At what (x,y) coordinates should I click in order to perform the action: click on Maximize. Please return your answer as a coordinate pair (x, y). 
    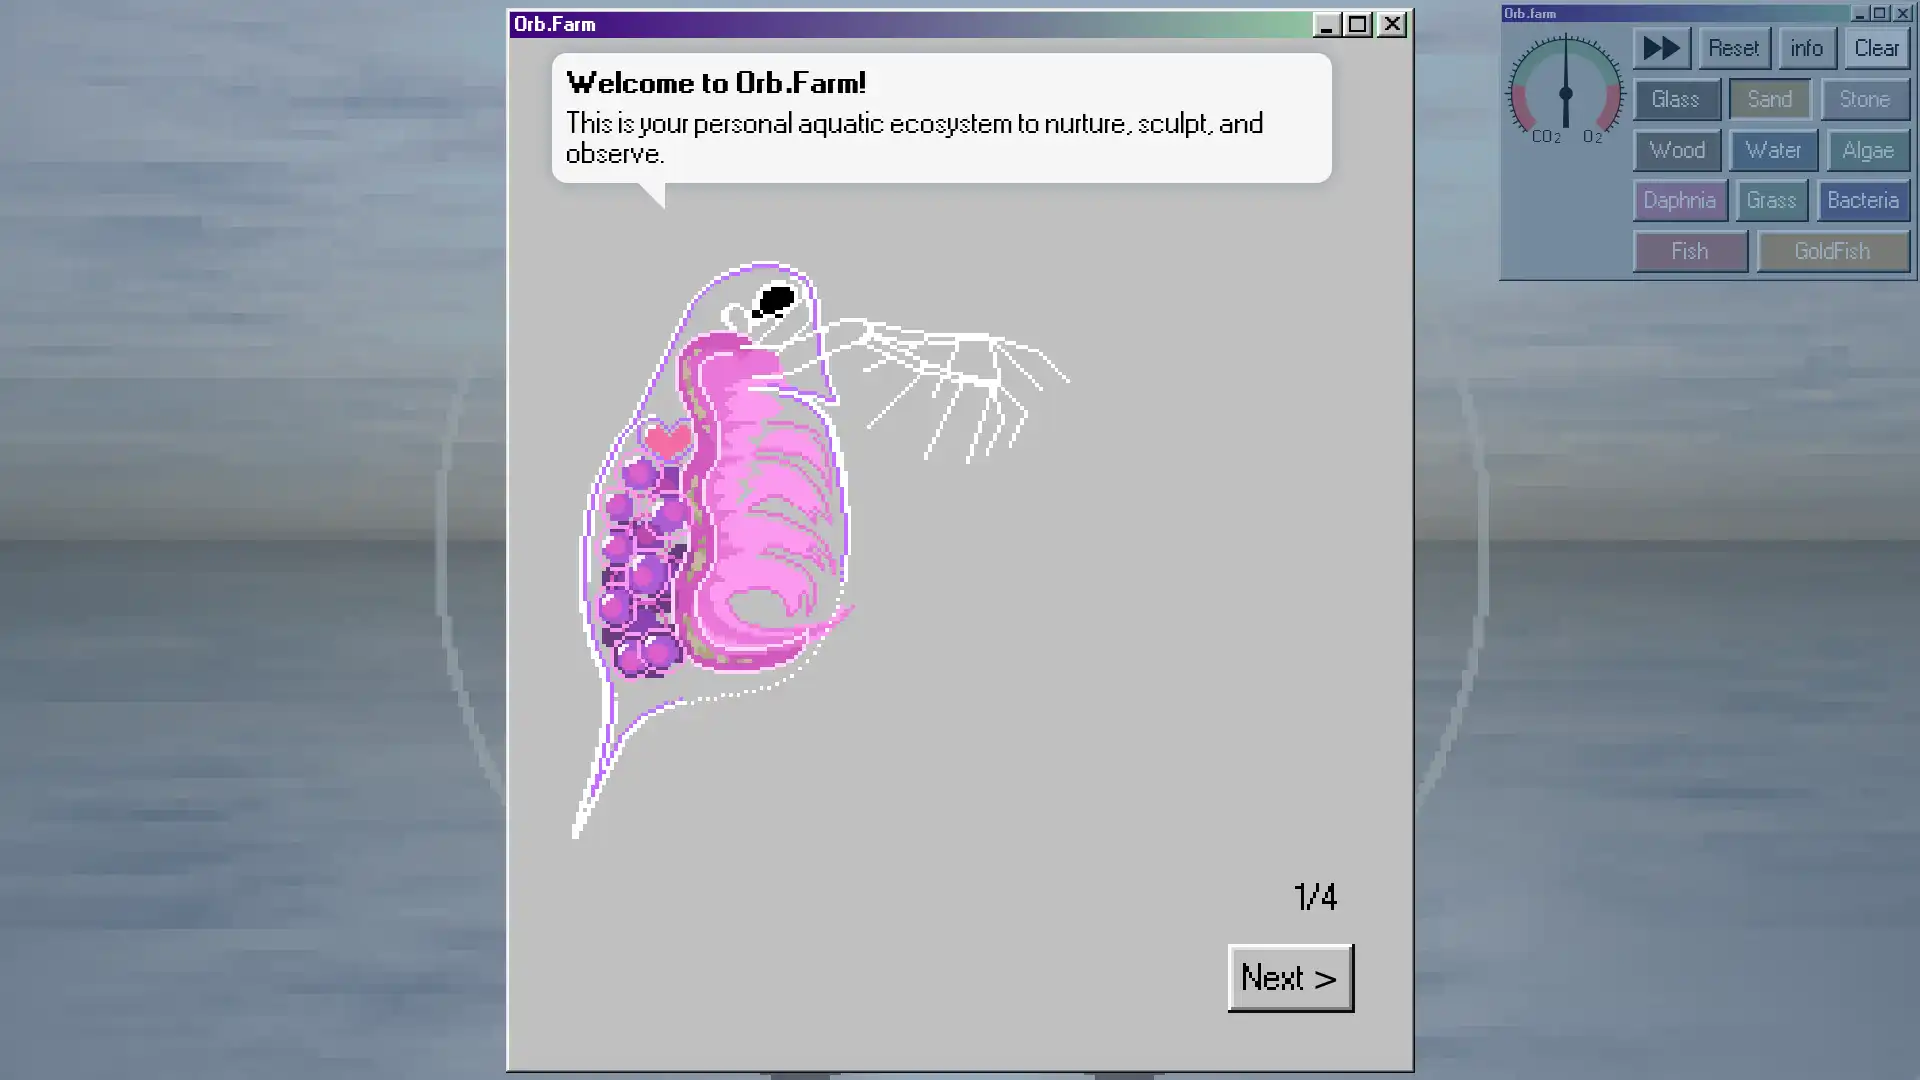
    Looking at the image, I should click on (723, 12).